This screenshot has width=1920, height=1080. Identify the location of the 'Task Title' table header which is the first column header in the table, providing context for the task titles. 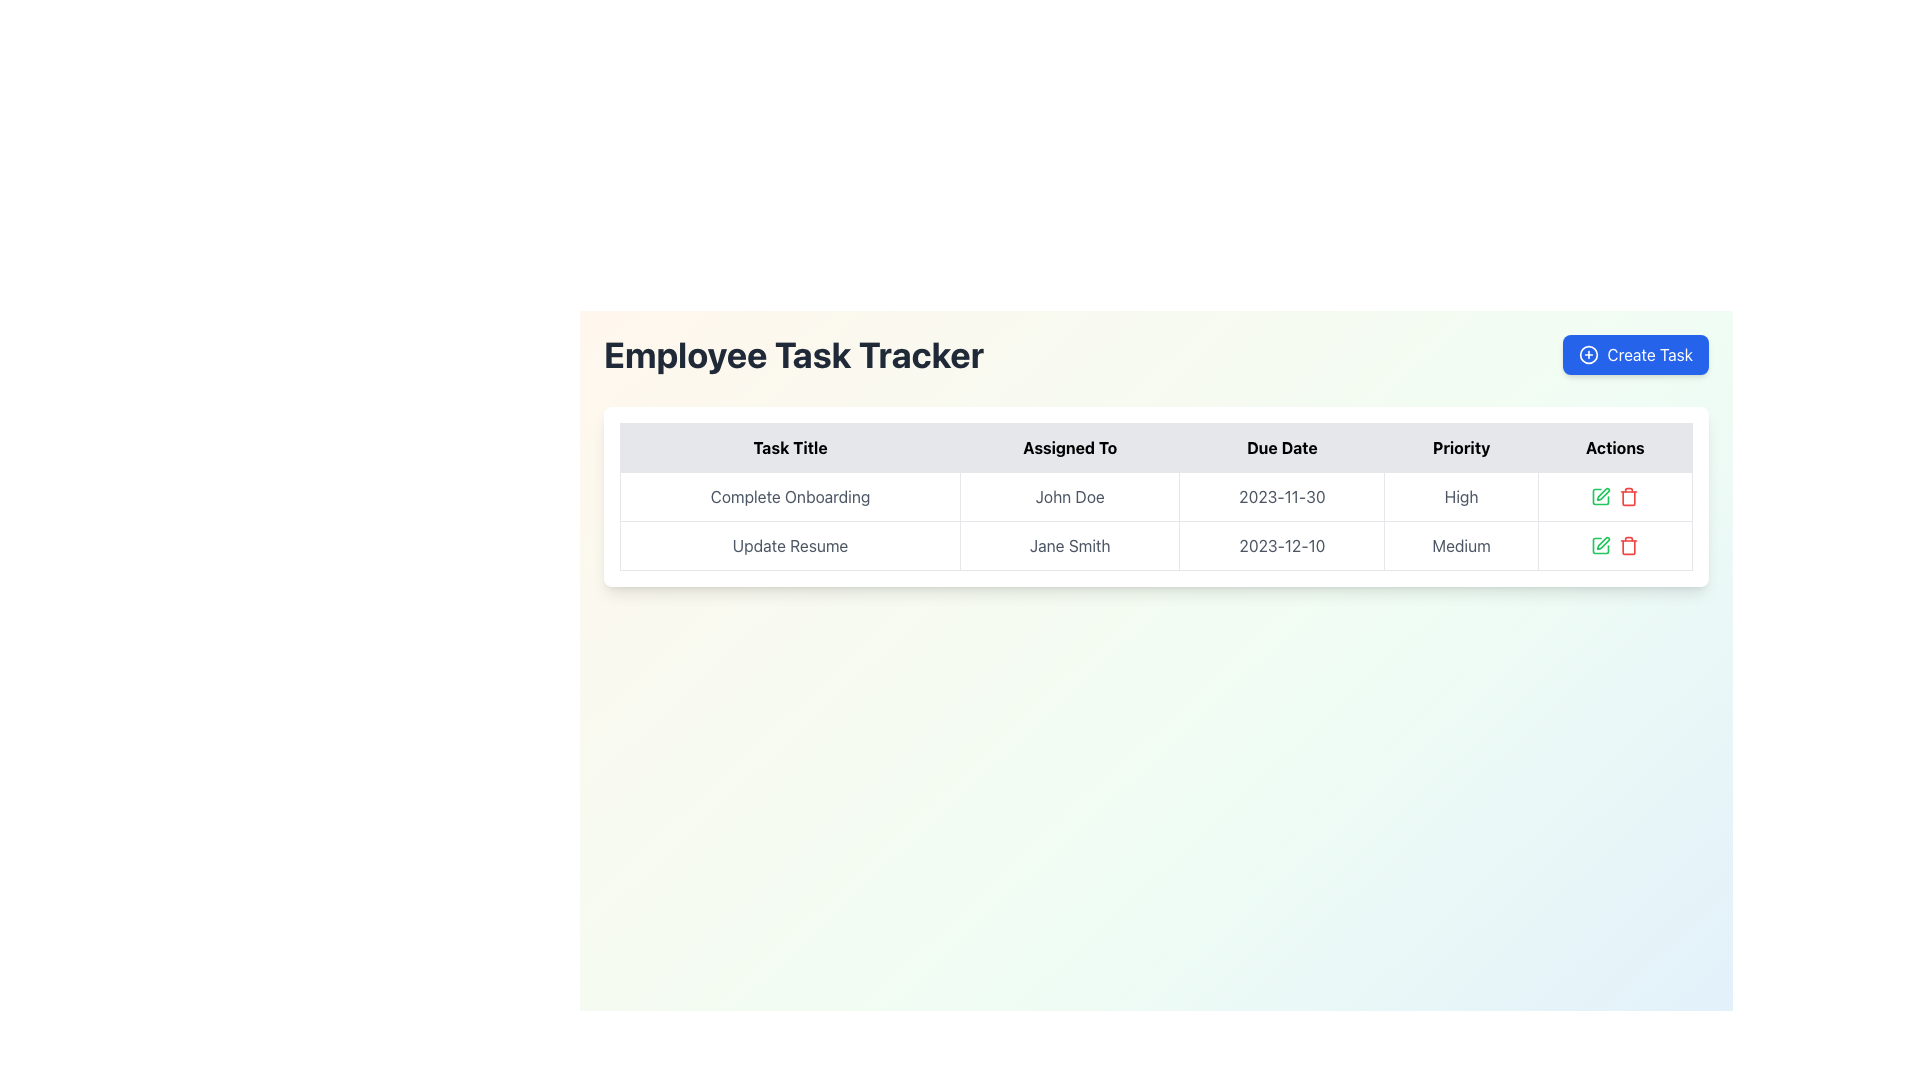
(789, 446).